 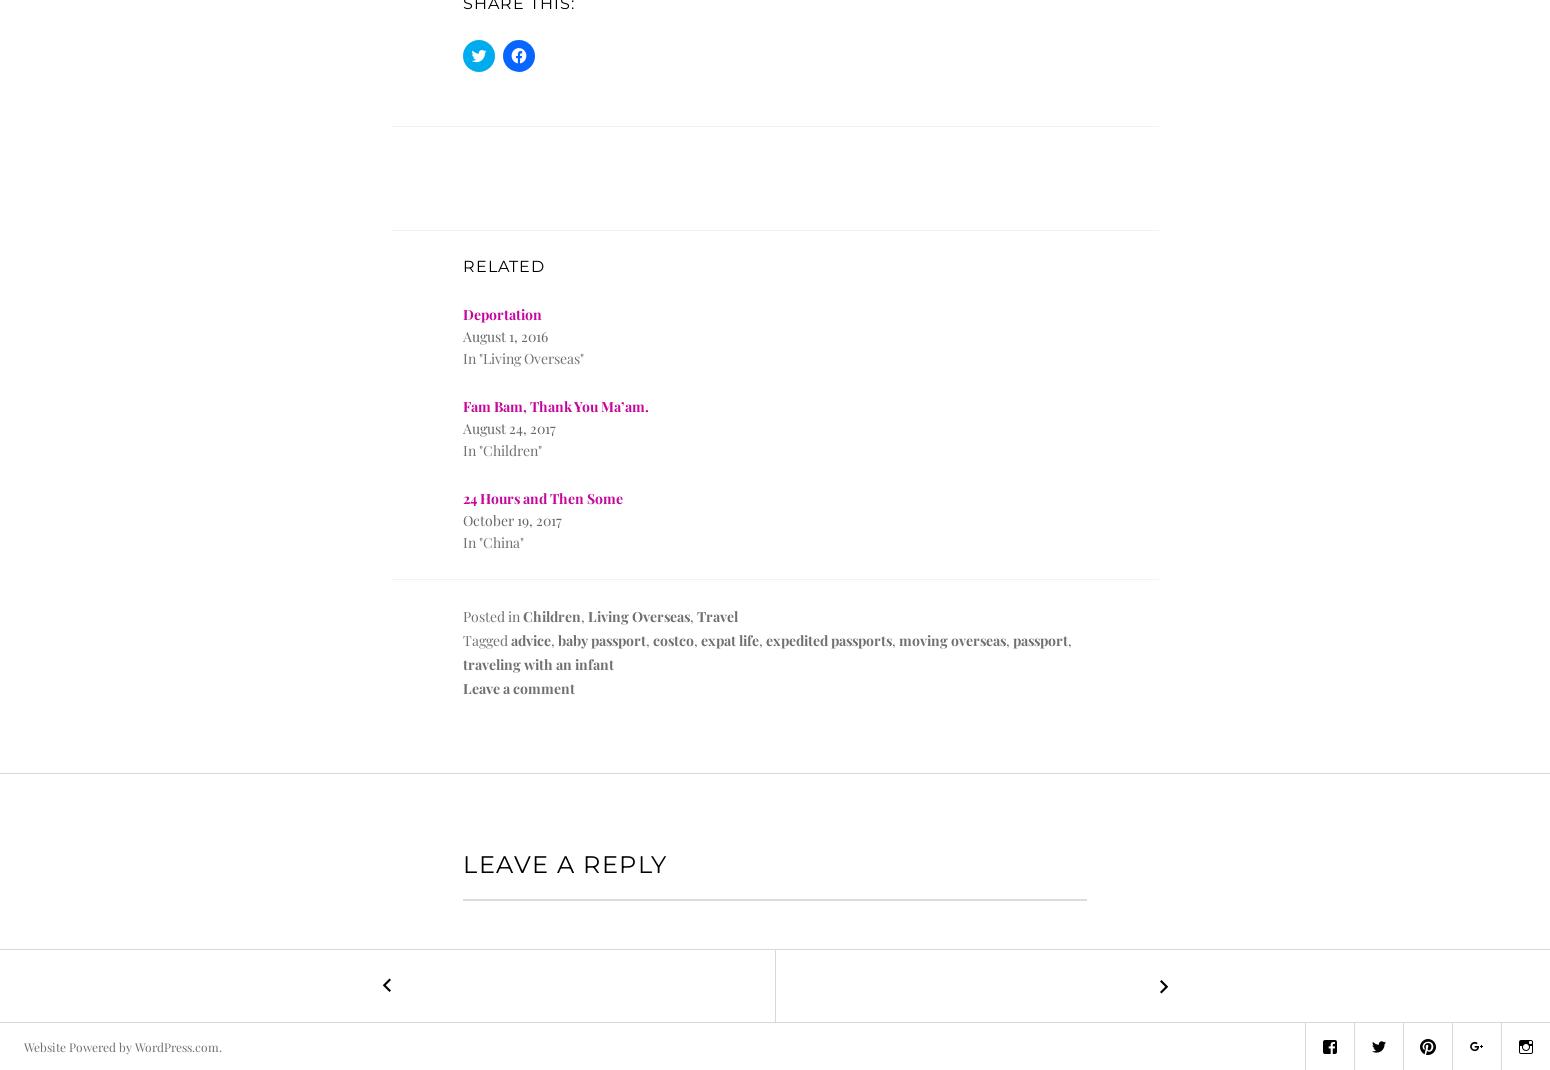 I want to click on 'Deportation', so click(x=501, y=314).